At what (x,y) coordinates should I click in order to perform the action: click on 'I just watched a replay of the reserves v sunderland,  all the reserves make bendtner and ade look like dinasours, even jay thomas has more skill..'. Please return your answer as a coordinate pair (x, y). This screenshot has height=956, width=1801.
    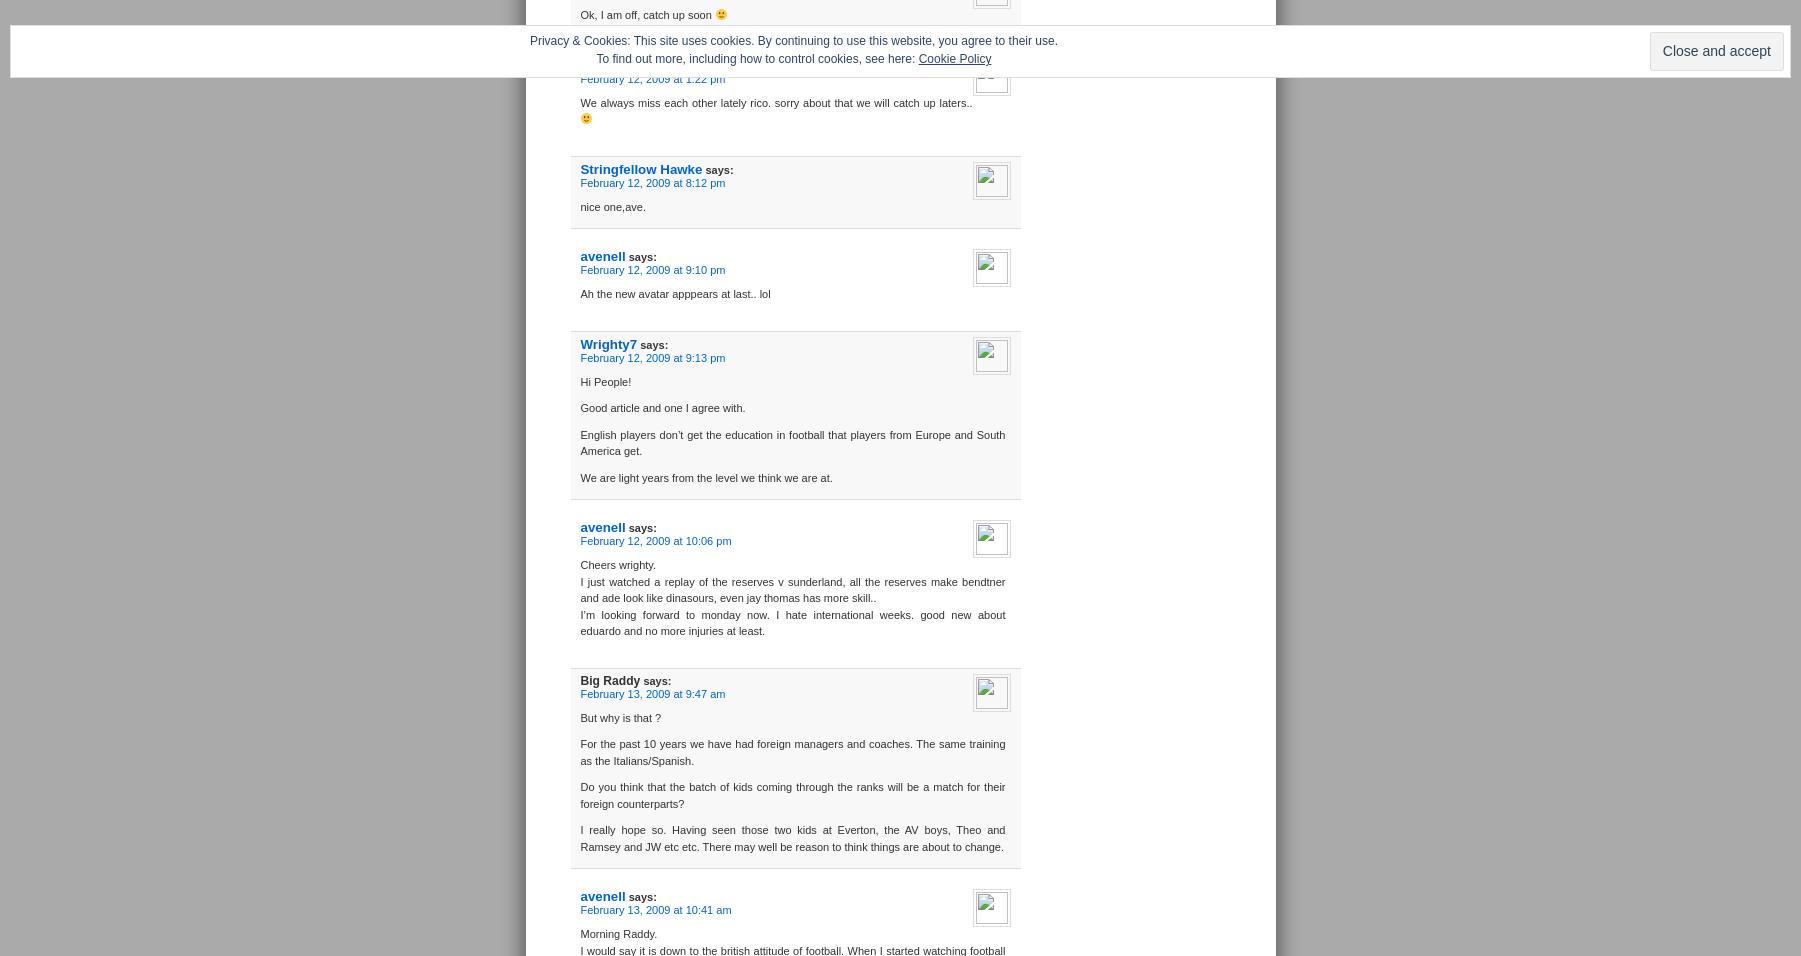
    Looking at the image, I should click on (792, 588).